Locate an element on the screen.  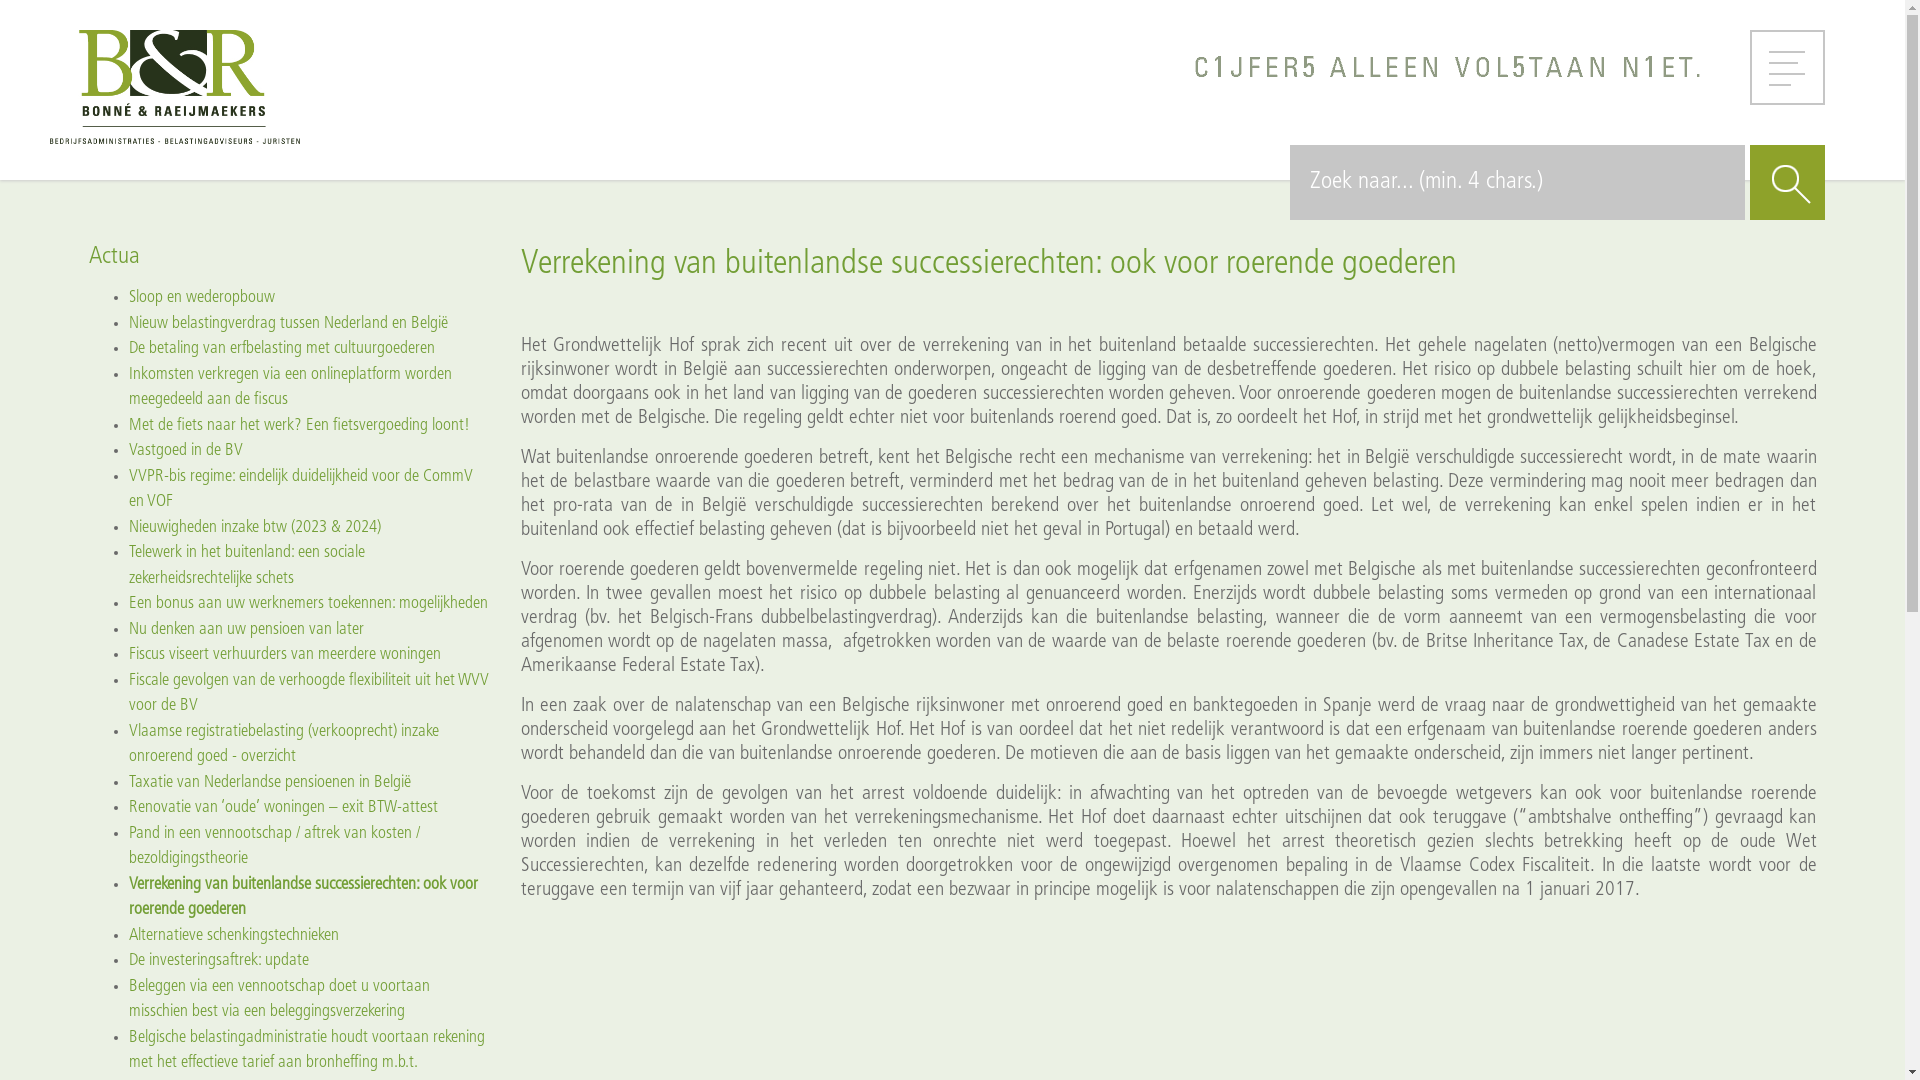
'Nieuwigheden inzake btw (2023 & 2024)' is located at coordinates (253, 525).